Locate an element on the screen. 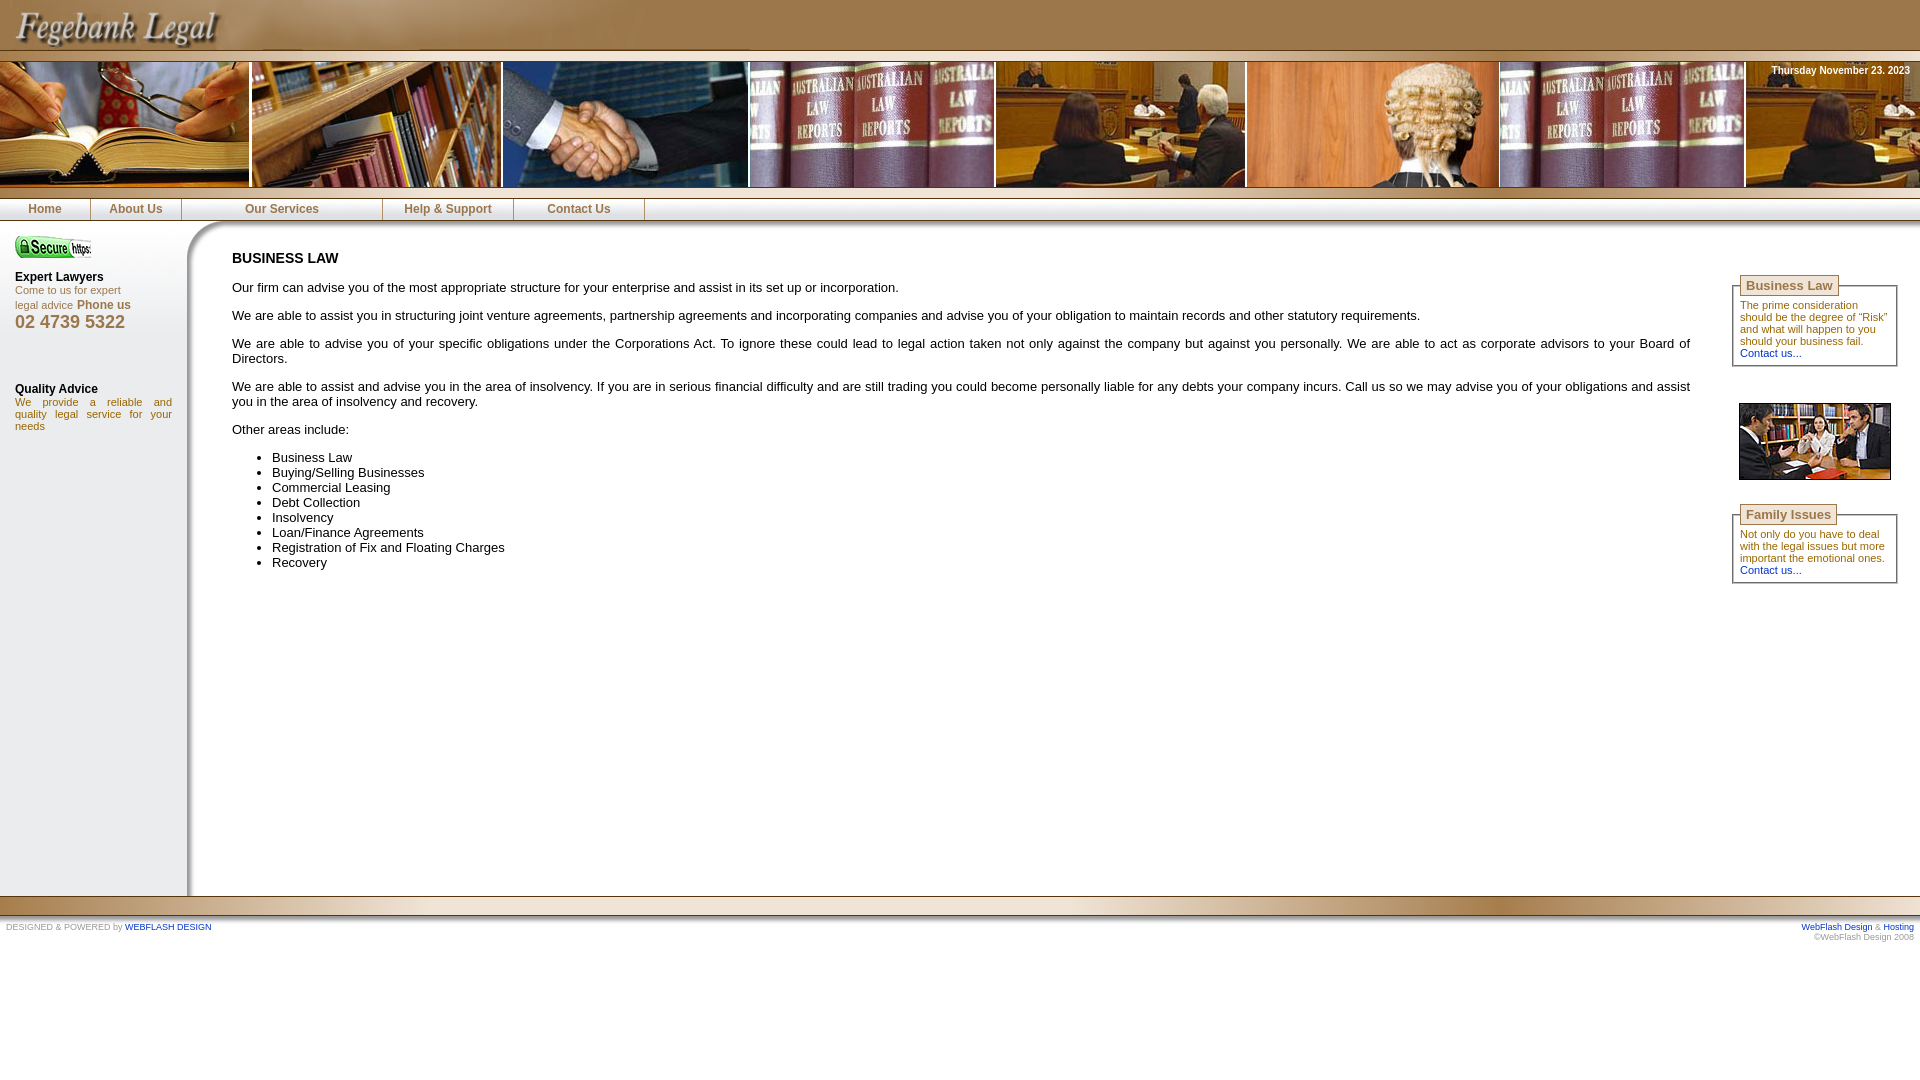 The image size is (1920, 1080). 'Contact us...' is located at coordinates (1738, 570).